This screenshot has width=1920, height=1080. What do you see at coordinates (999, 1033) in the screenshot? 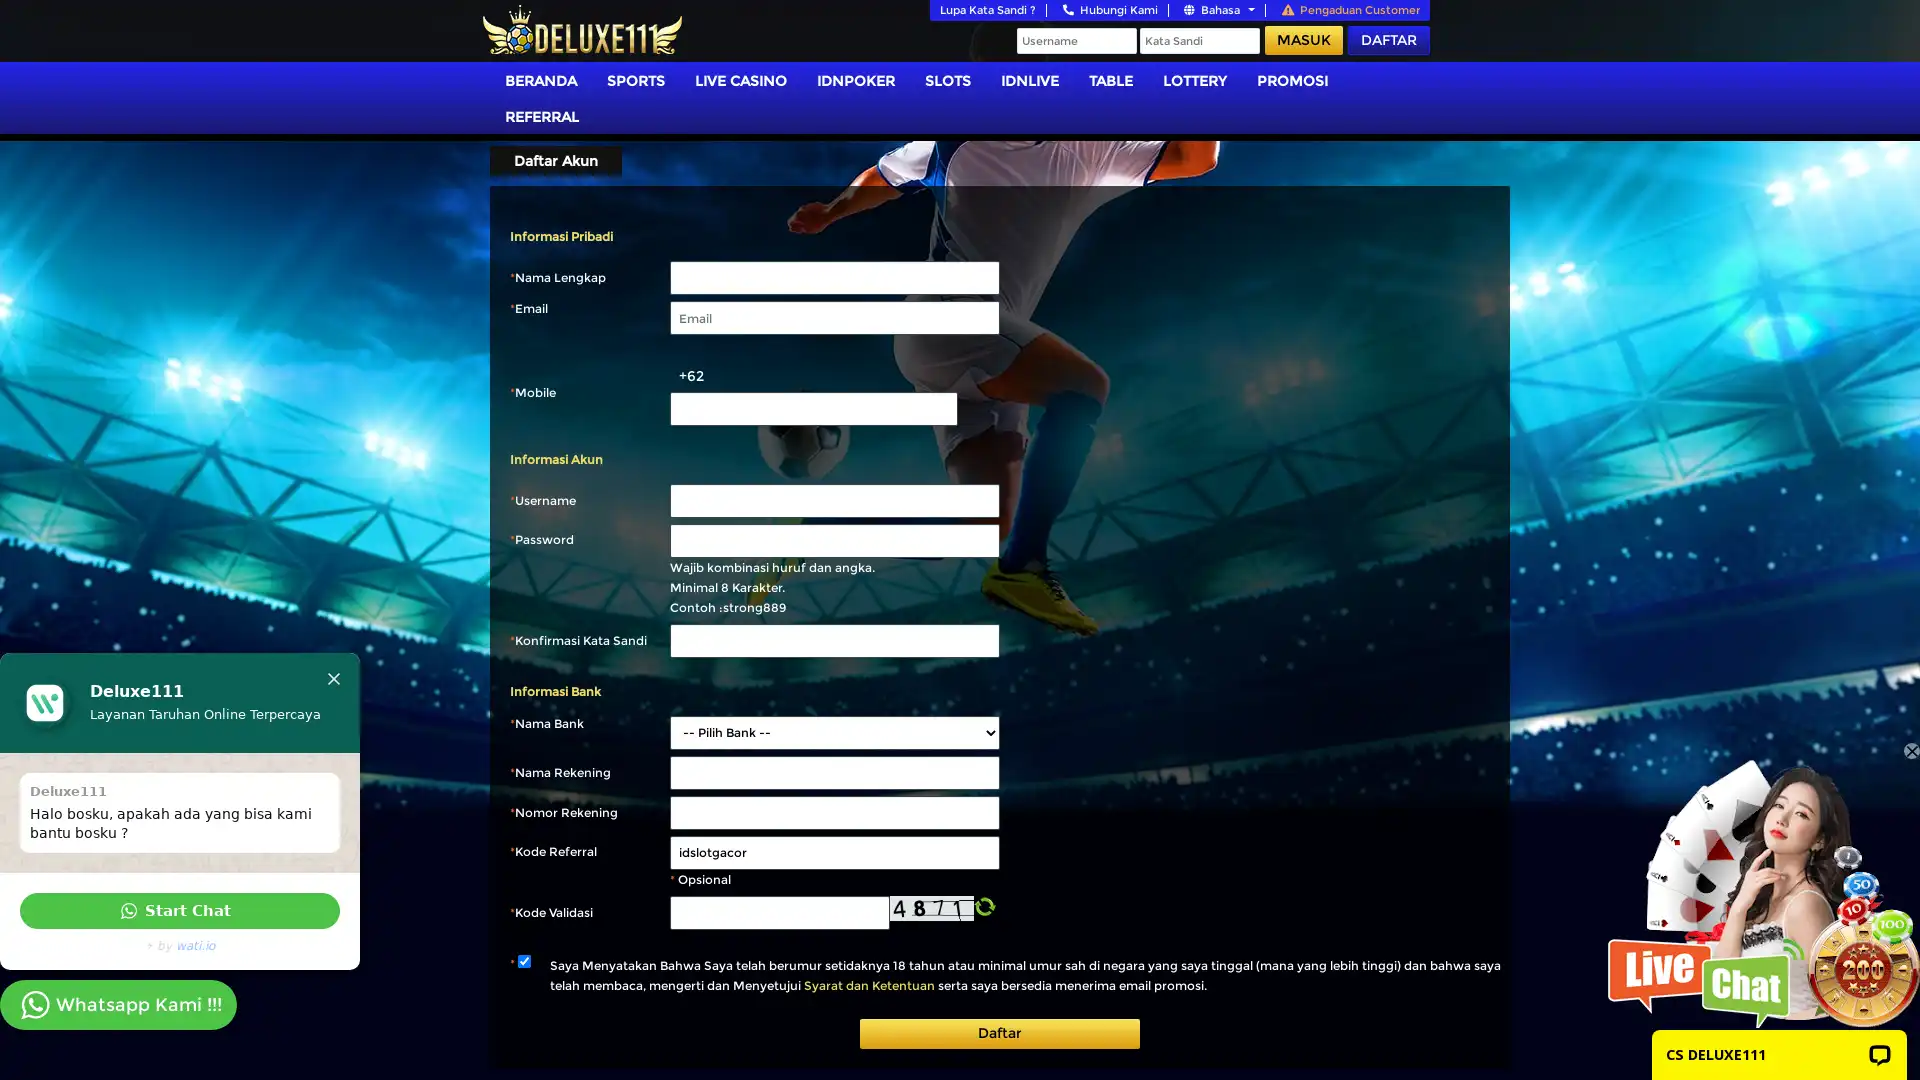
I see `Daftar` at bounding box center [999, 1033].